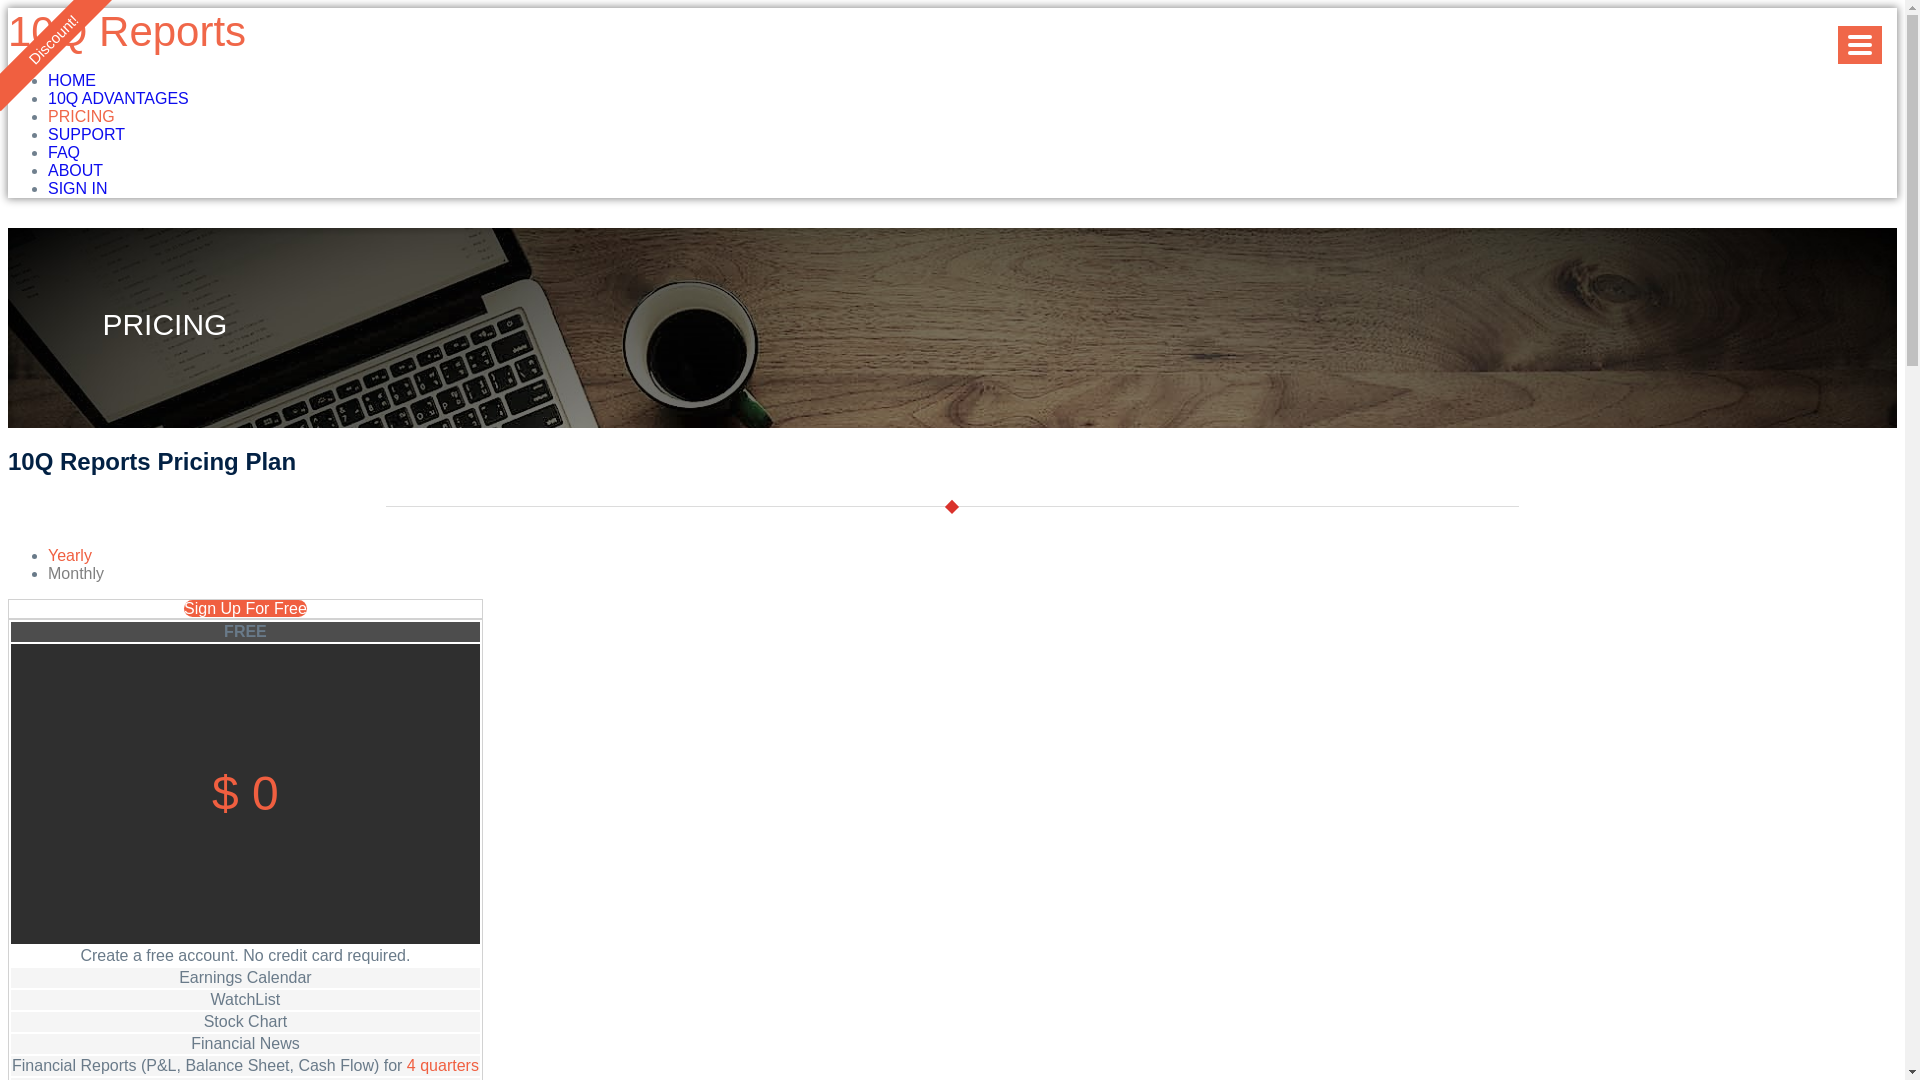 The width and height of the screenshot is (1920, 1080). What do you see at coordinates (63, 151) in the screenshot?
I see `'FAQ'` at bounding box center [63, 151].